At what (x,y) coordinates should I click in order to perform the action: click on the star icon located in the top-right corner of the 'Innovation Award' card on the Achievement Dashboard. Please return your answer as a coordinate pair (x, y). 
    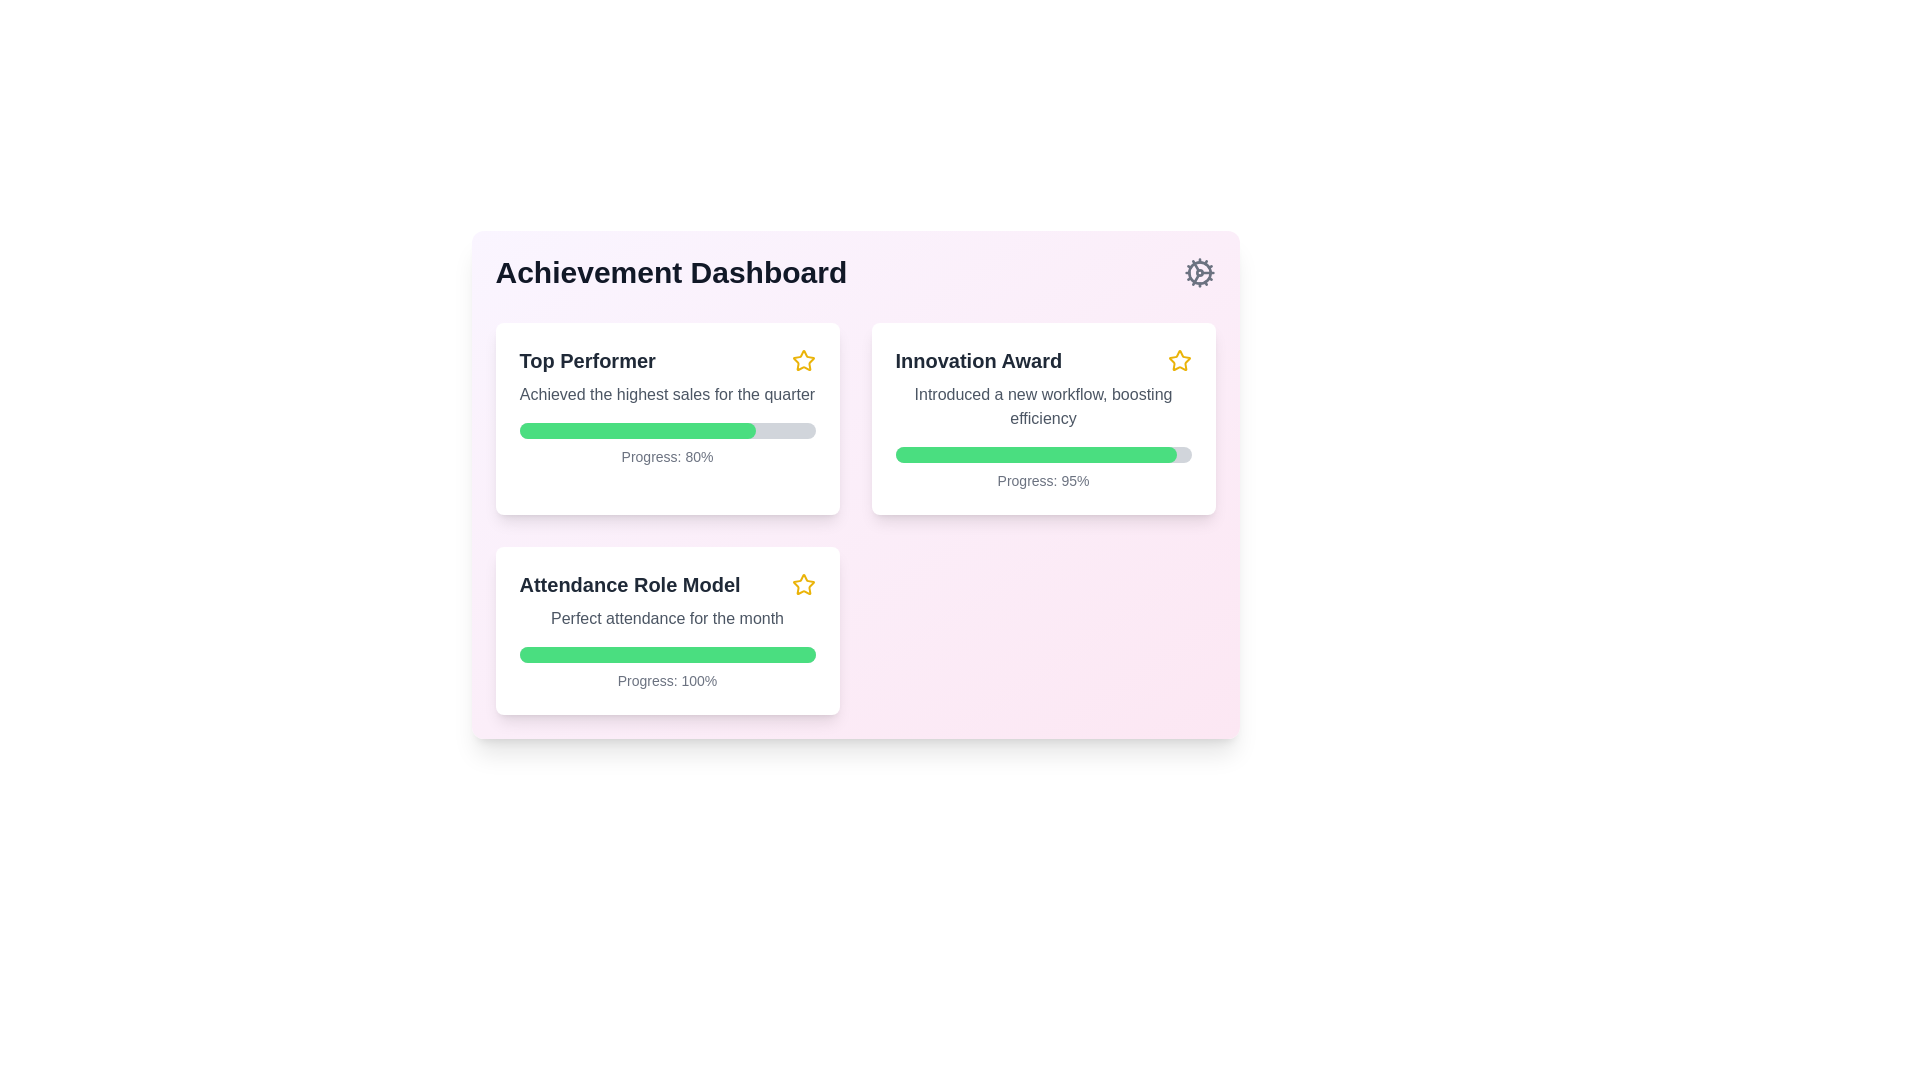
    Looking at the image, I should click on (803, 584).